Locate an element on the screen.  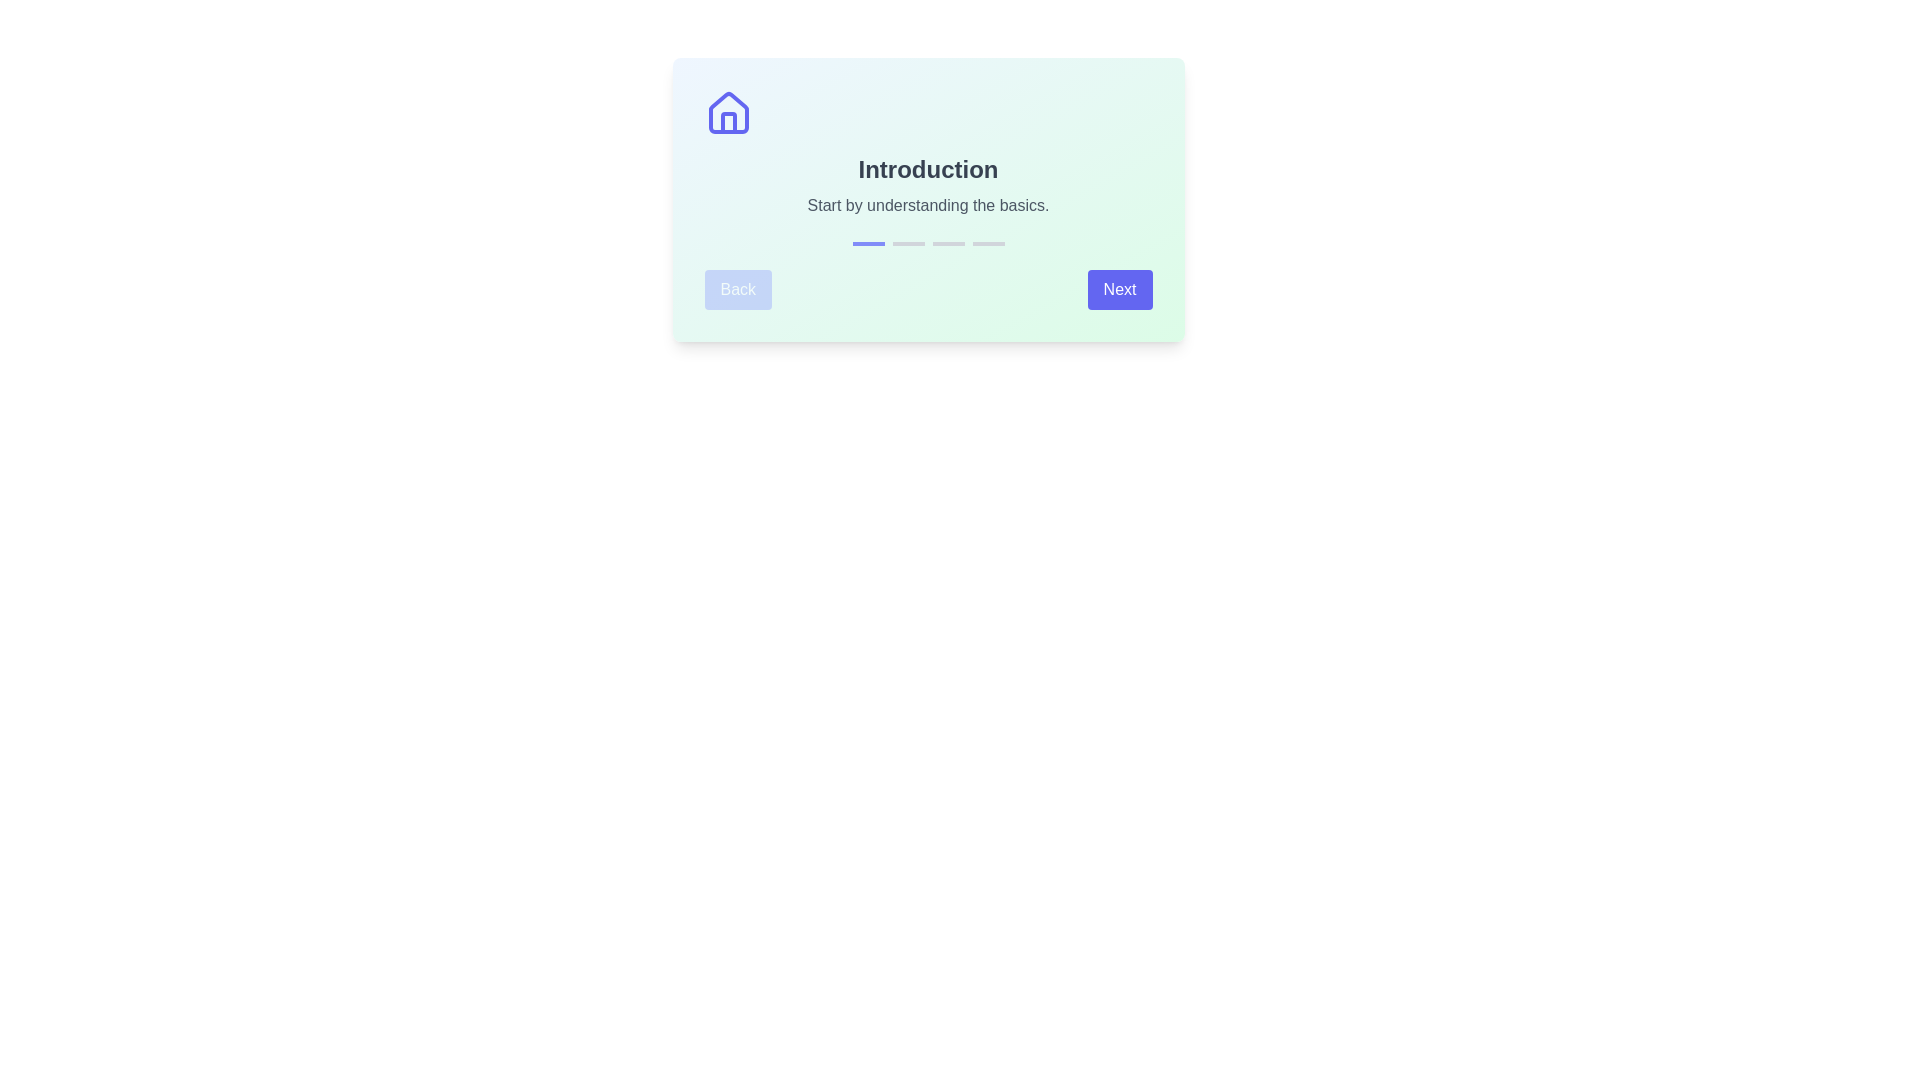
the progress indicator to inspect its state is located at coordinates (868, 242).